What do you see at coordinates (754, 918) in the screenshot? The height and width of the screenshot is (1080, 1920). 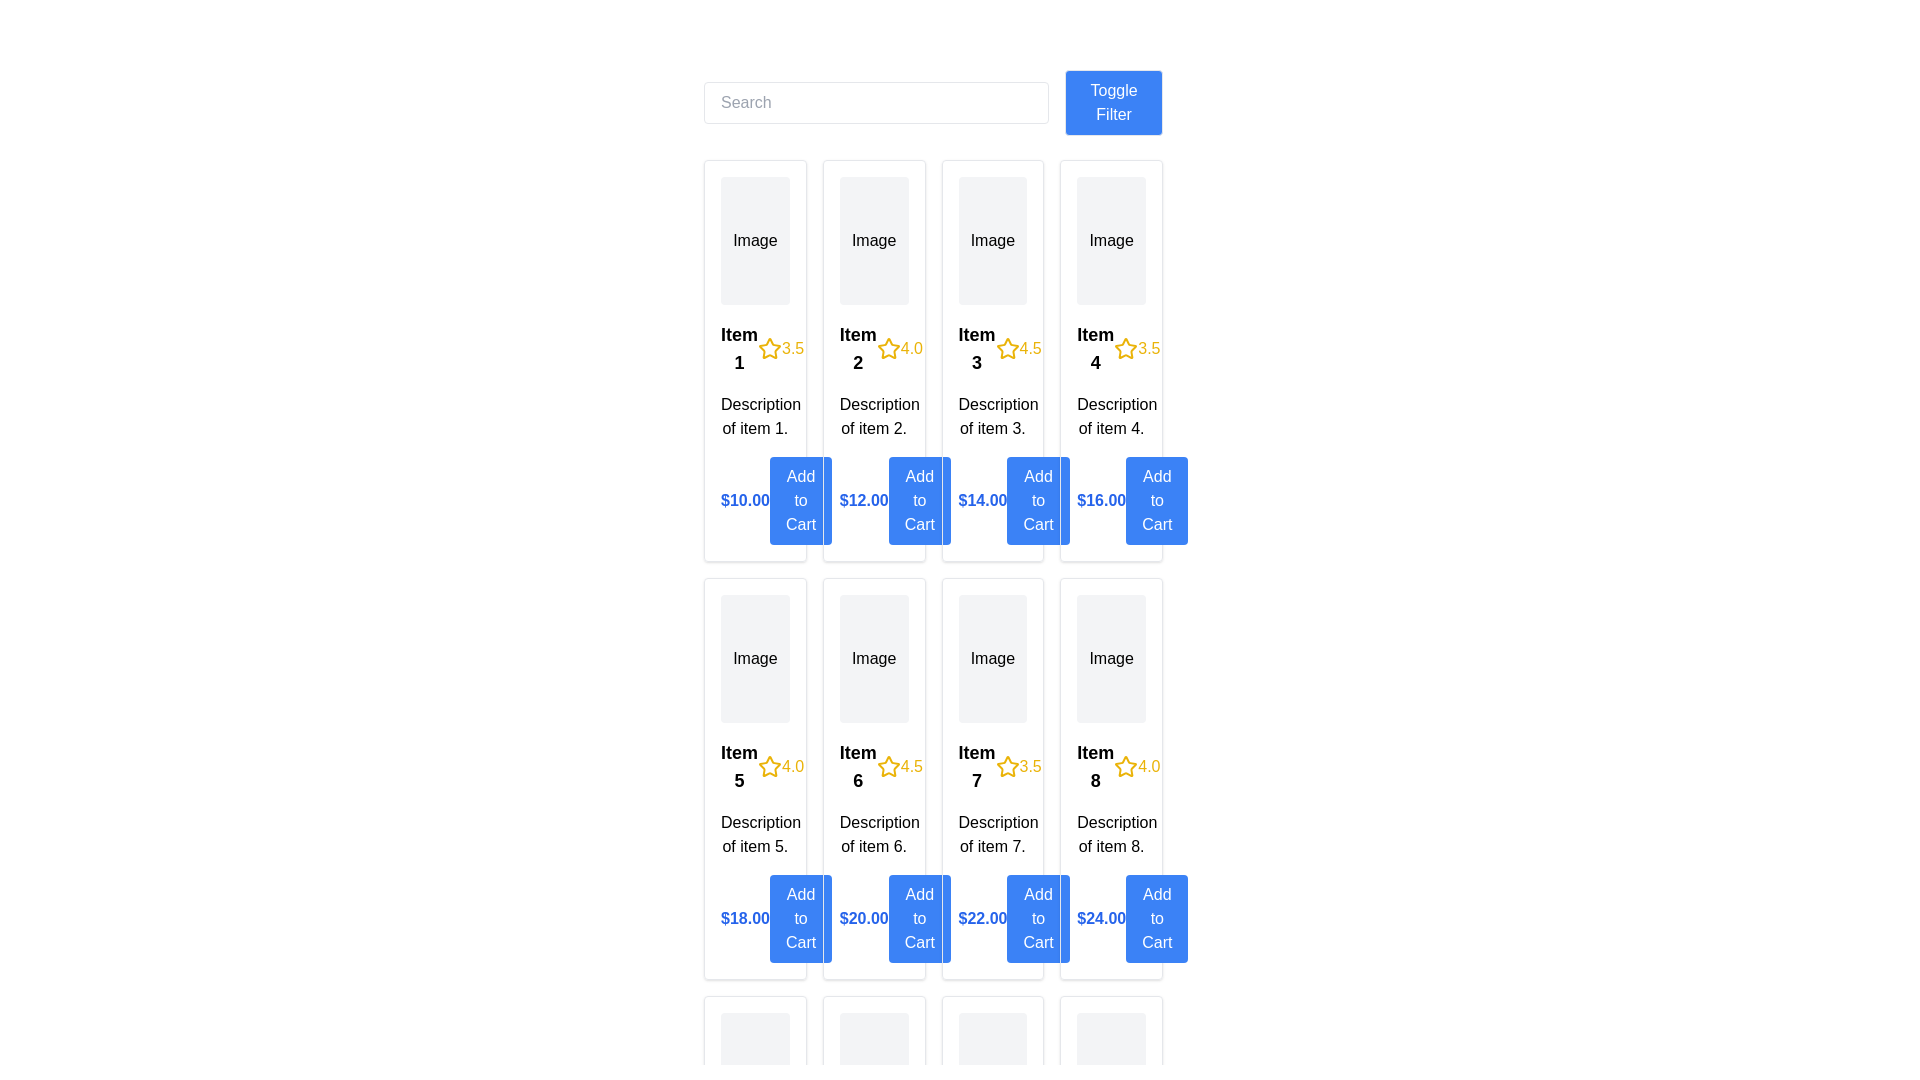 I see `the price label of the product in the fifth item card of the second row` at bounding box center [754, 918].